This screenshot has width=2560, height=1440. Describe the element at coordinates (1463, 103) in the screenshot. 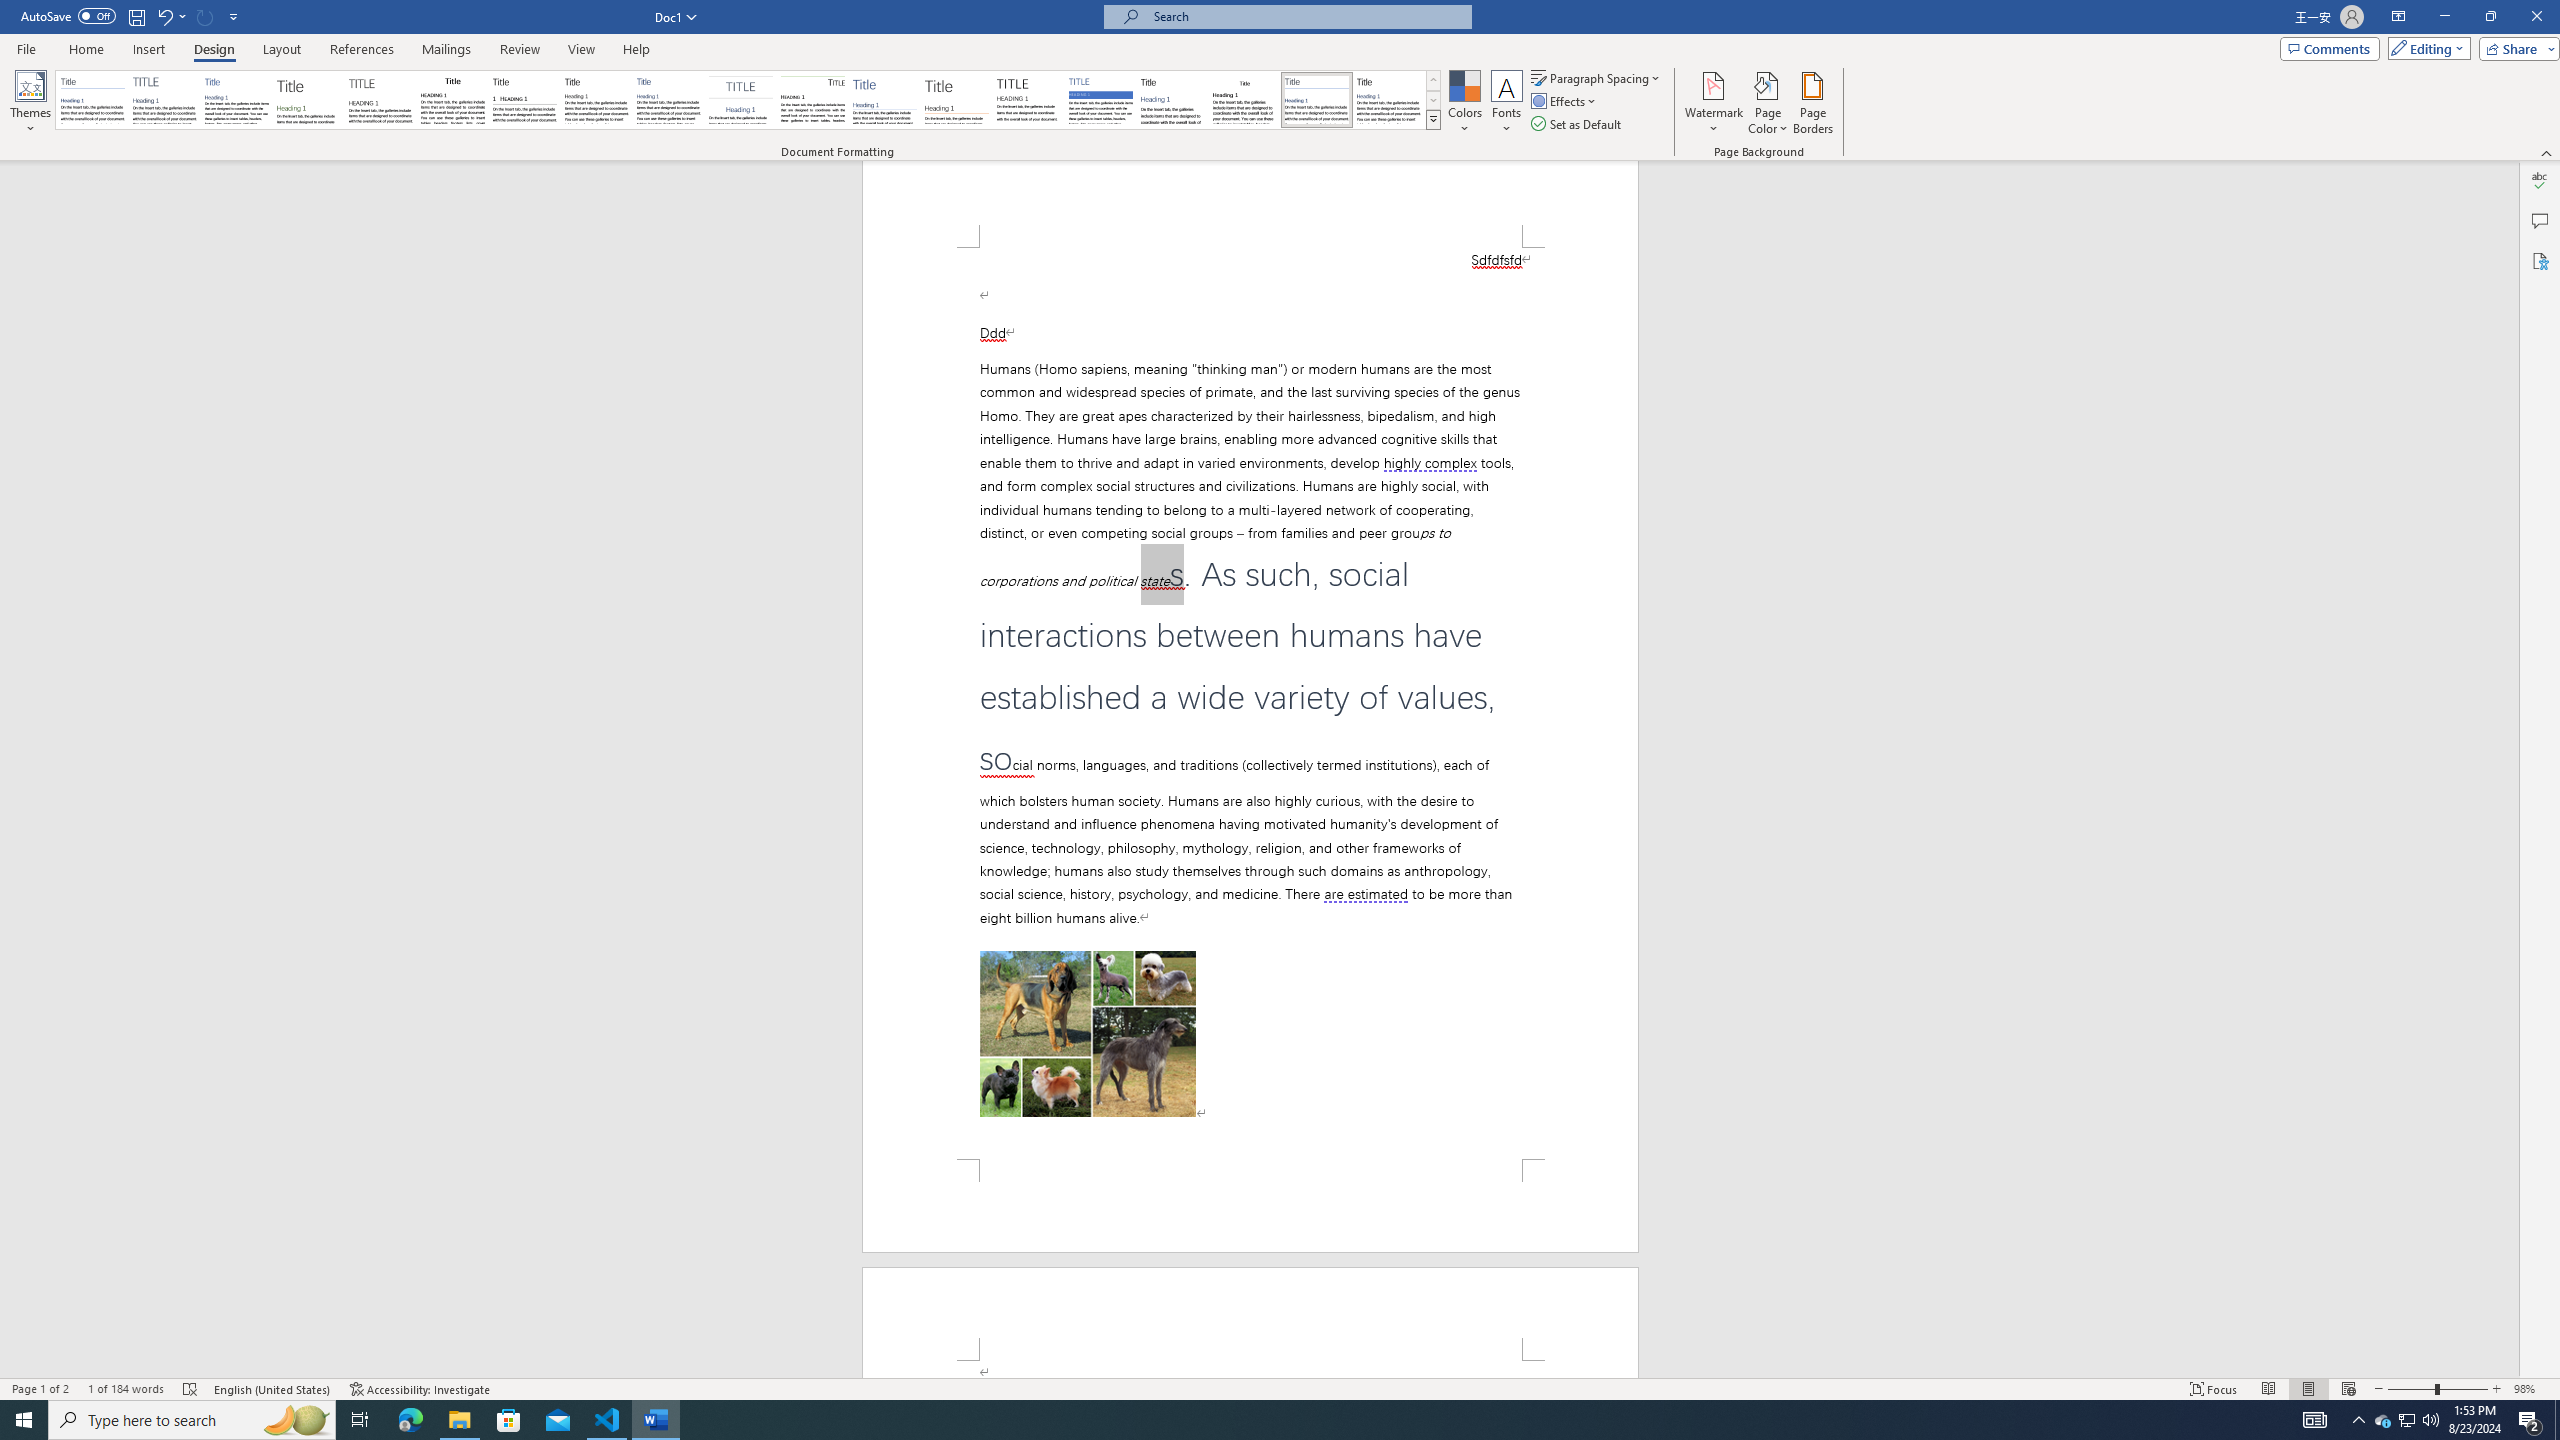

I see `'Colors'` at that location.